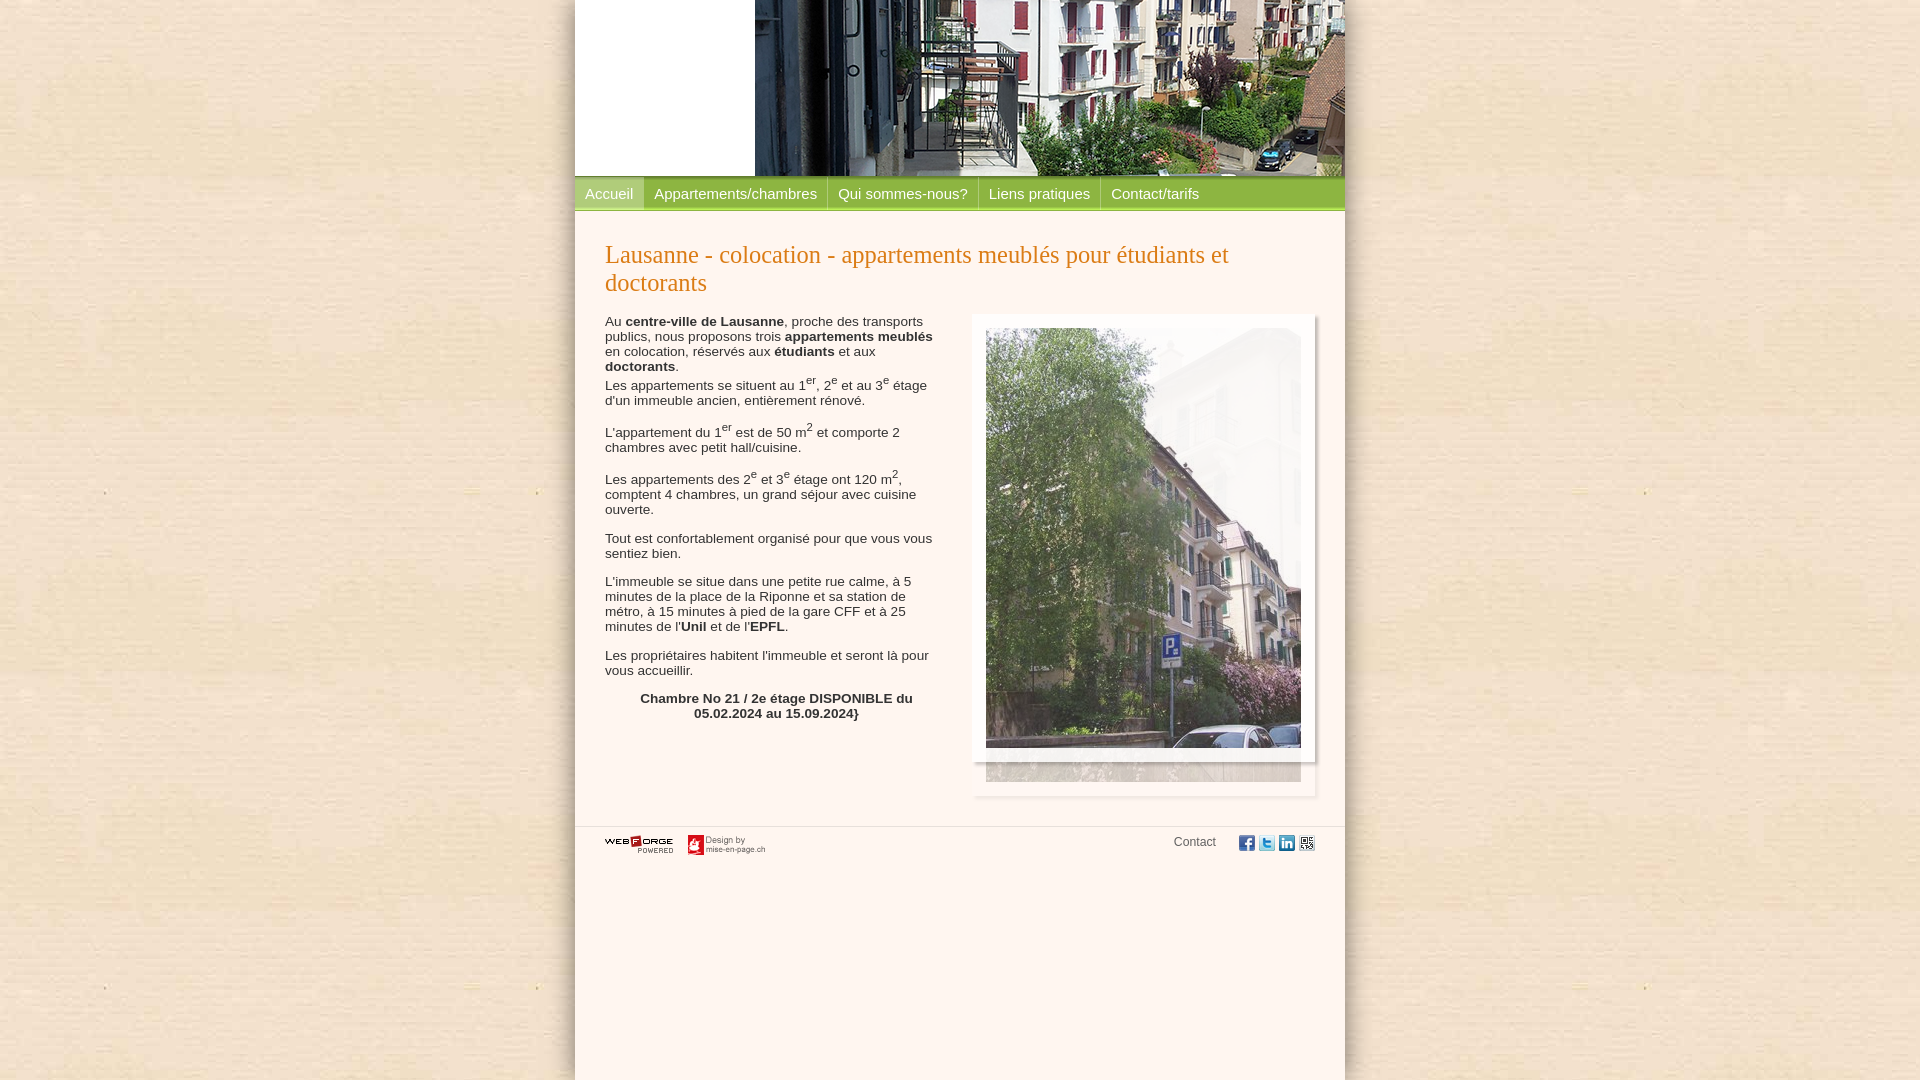  Describe the element at coordinates (1306, 844) in the screenshot. I see `'Afficher le QR-Code'` at that location.